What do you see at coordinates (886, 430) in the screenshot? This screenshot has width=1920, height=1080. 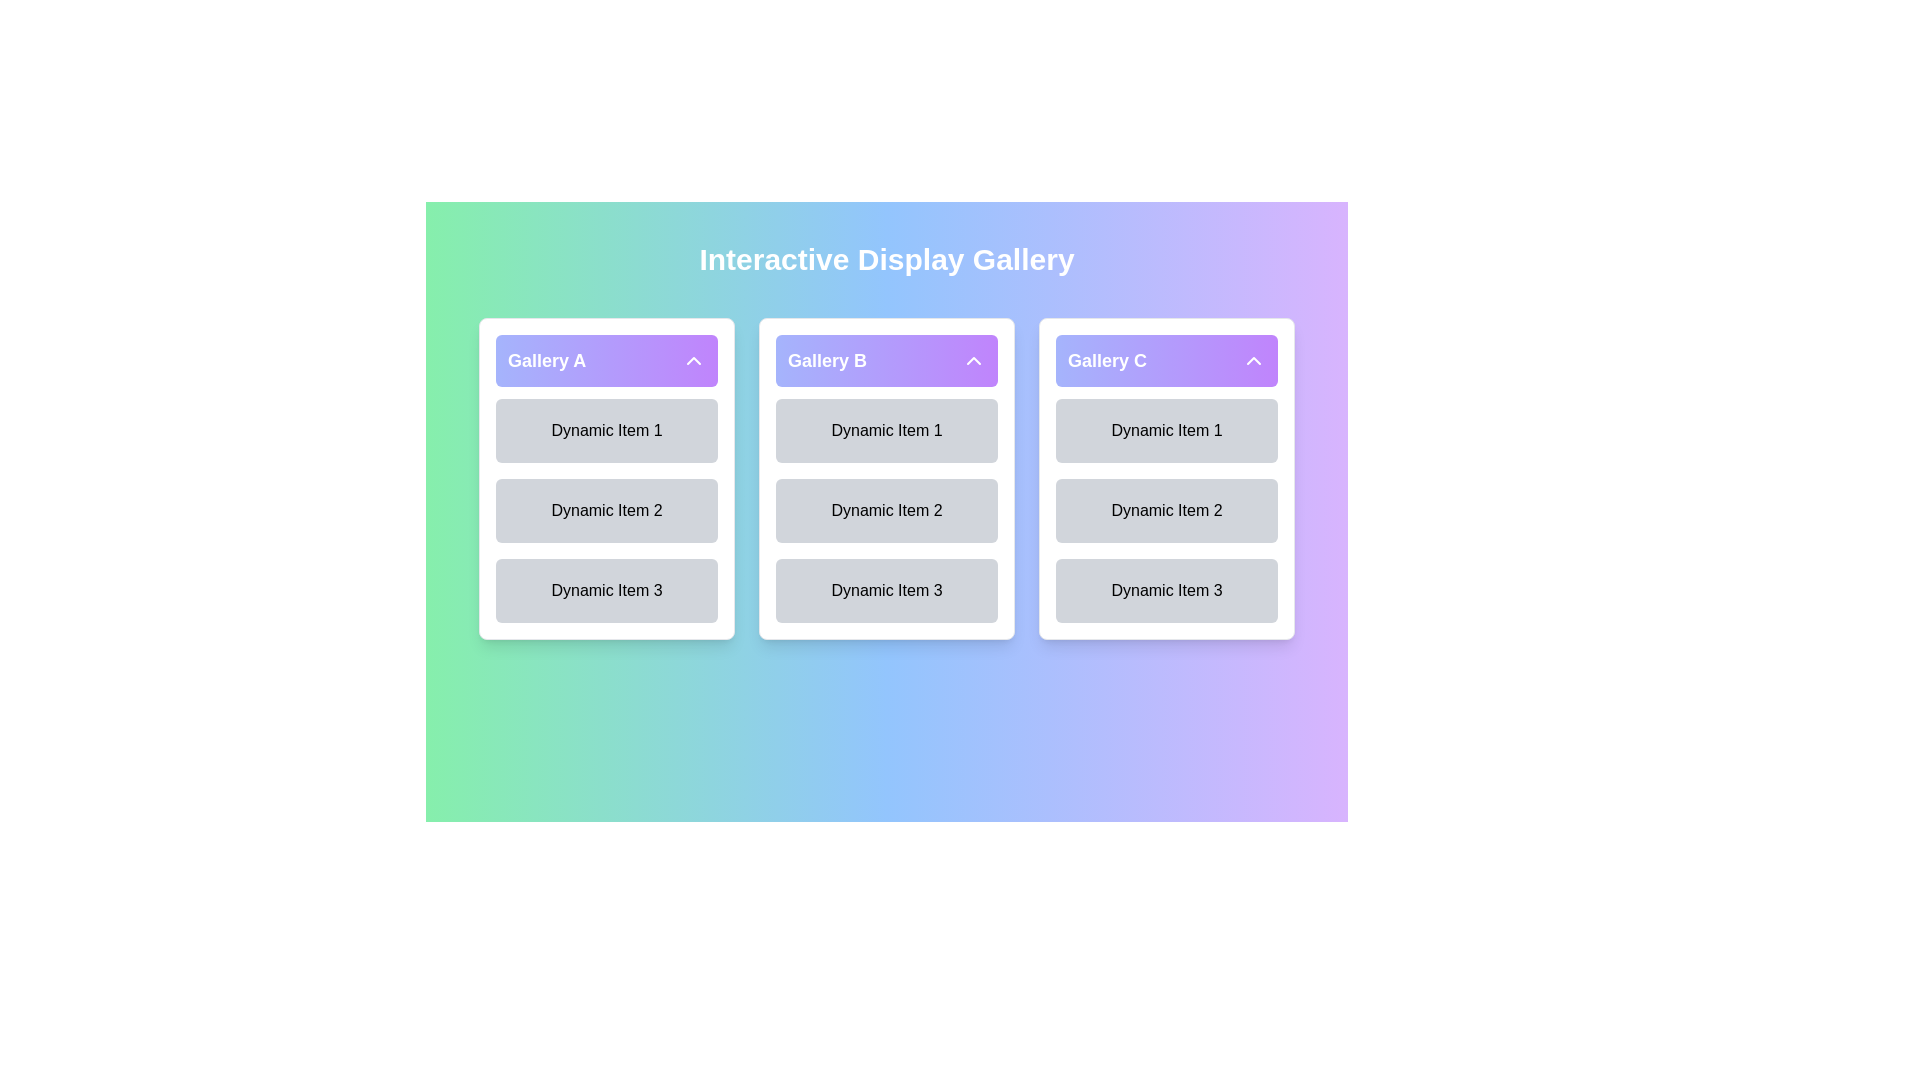 I see `the Basic button-like content with static text located in the second panel labeled 'Gallery B', which is the first item in a vertical list of three similar buttons` at bounding box center [886, 430].